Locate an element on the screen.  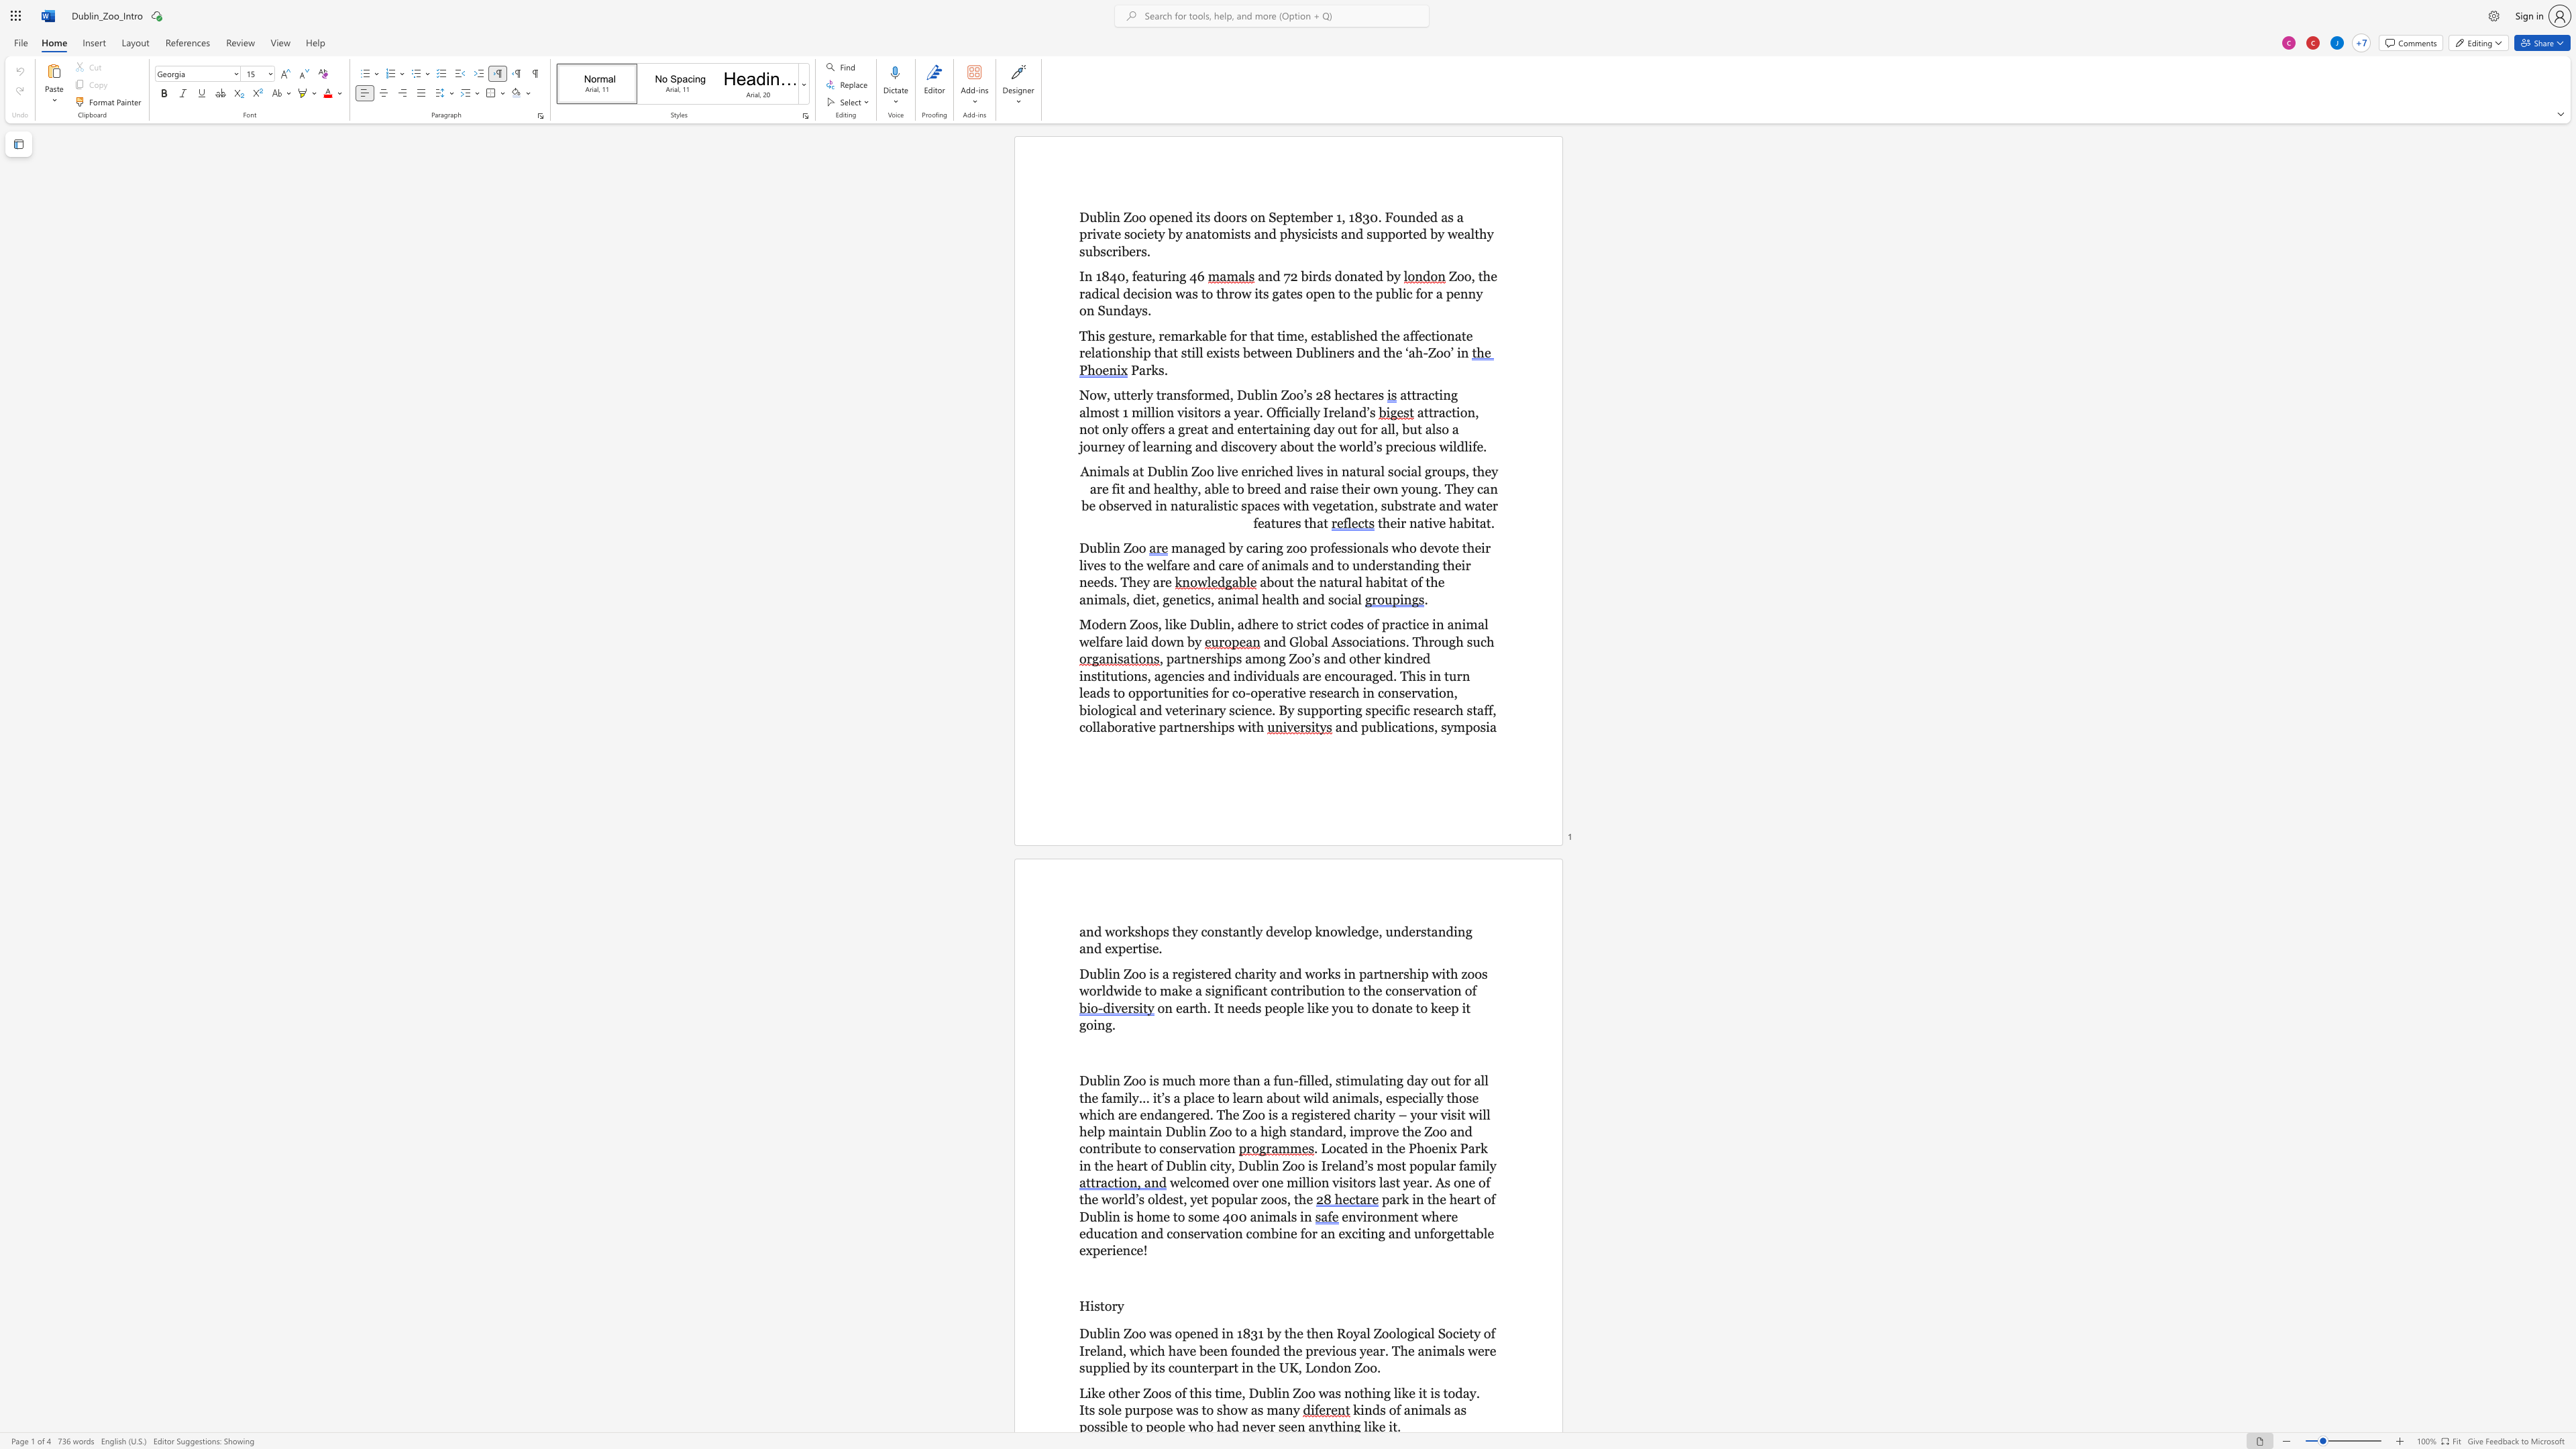
the space between the continuous character "t" and "a" in the text is located at coordinates (1328, 335).